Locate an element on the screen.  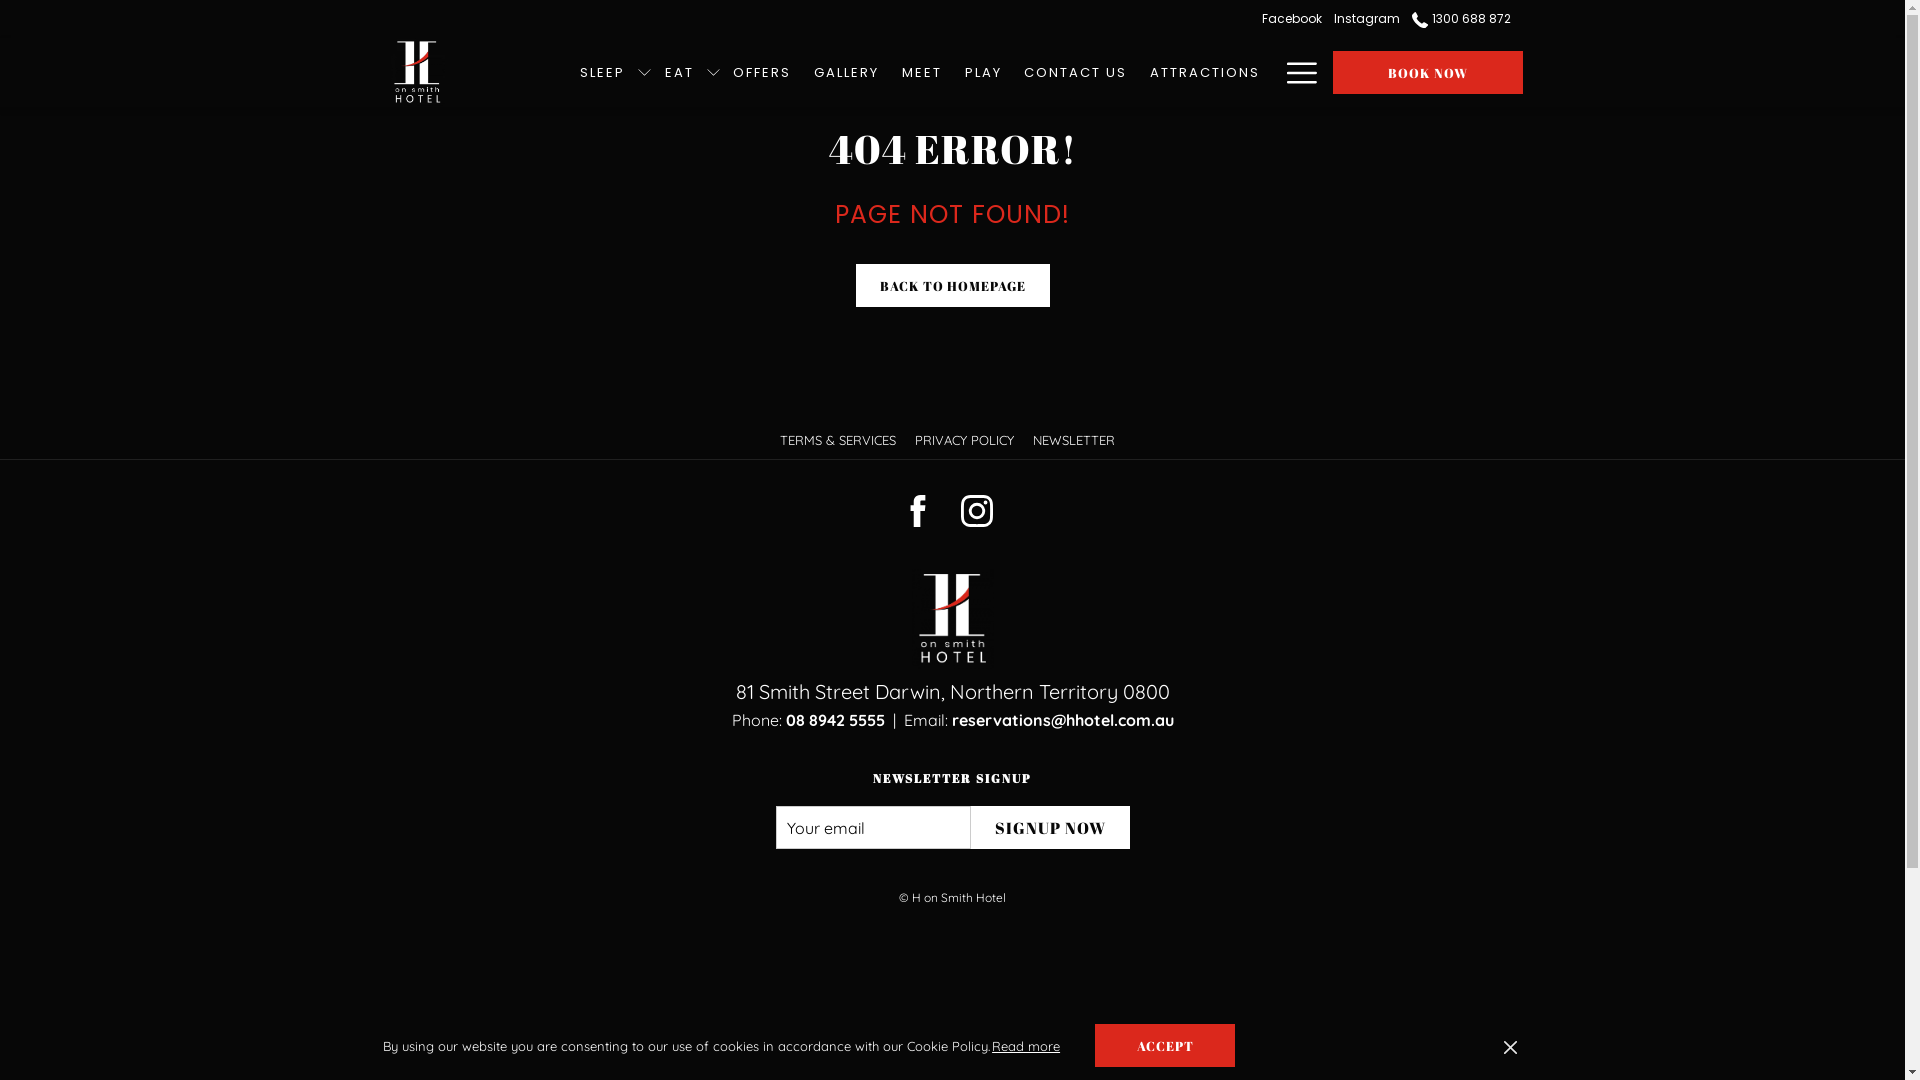
'TERMS & SERVICES' is located at coordinates (840, 438).